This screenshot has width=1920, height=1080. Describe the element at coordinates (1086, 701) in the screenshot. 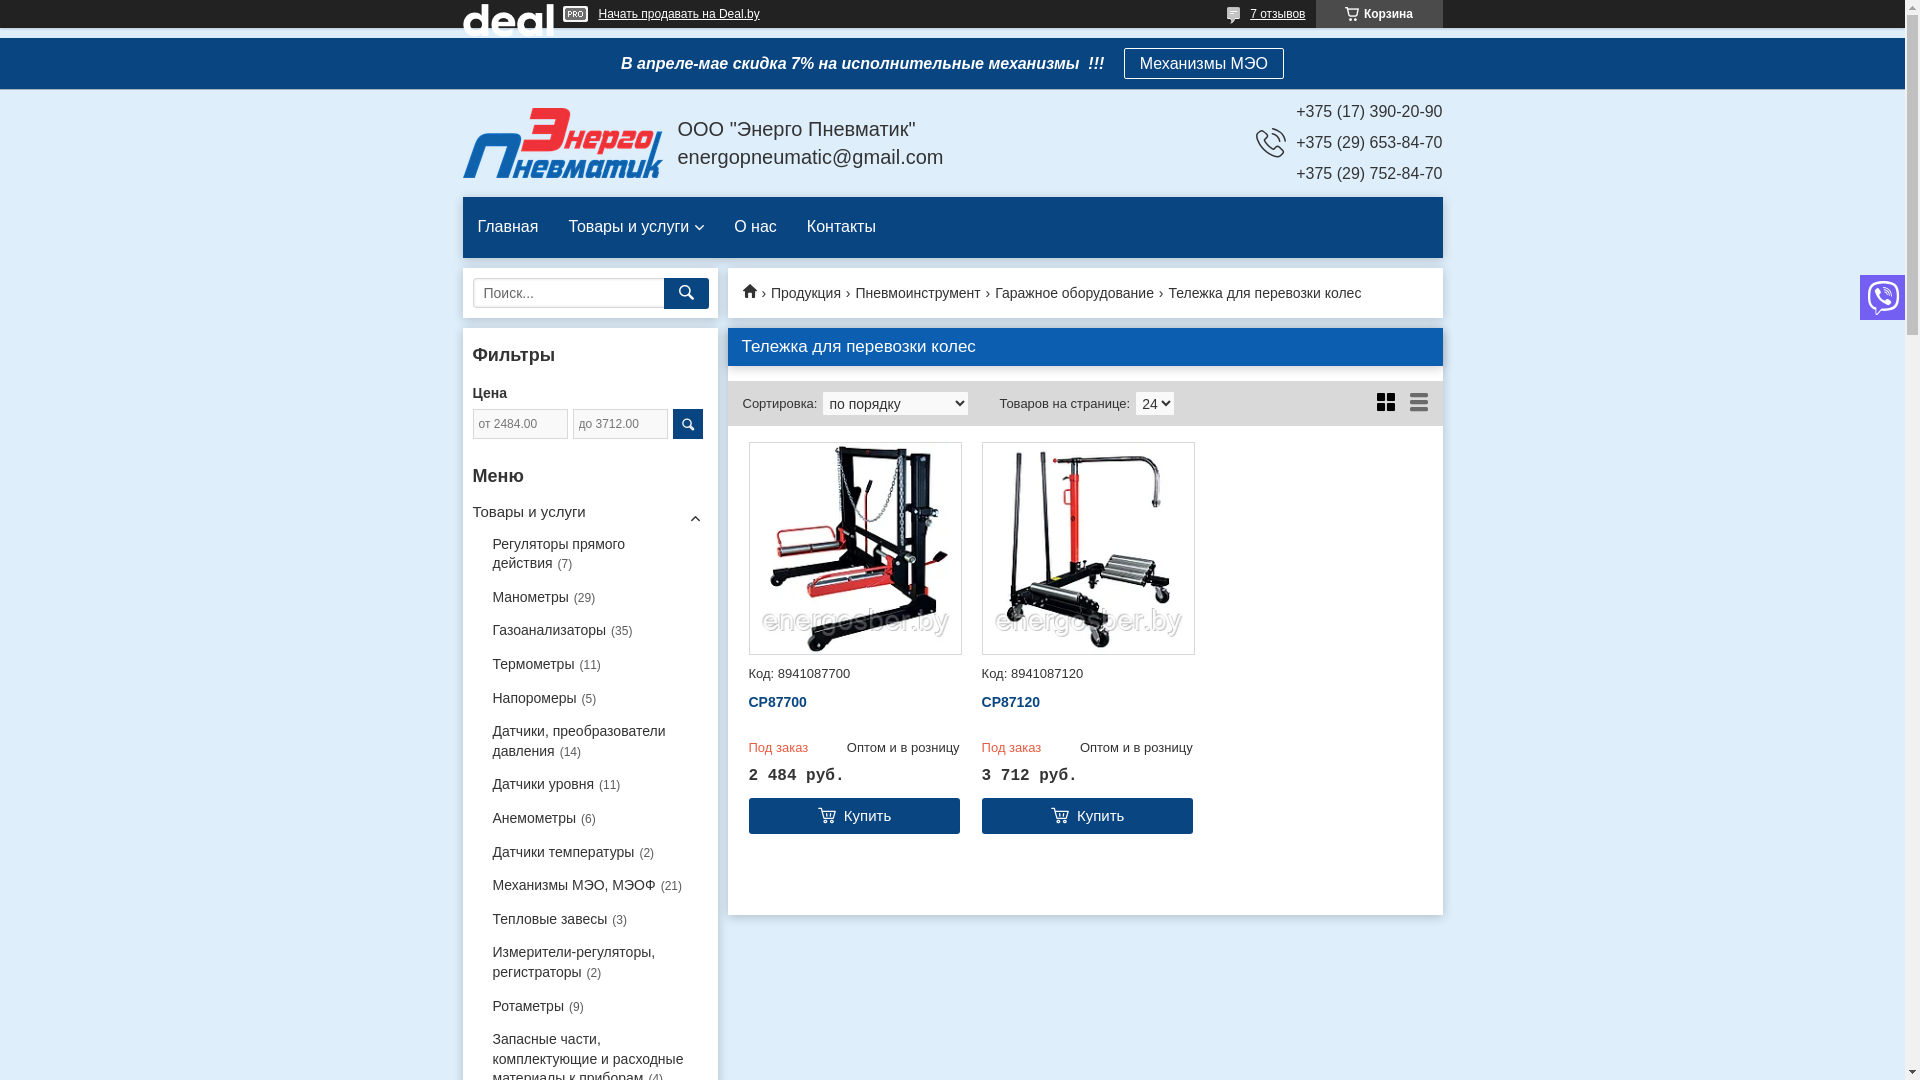

I see `'CP87120'` at that location.